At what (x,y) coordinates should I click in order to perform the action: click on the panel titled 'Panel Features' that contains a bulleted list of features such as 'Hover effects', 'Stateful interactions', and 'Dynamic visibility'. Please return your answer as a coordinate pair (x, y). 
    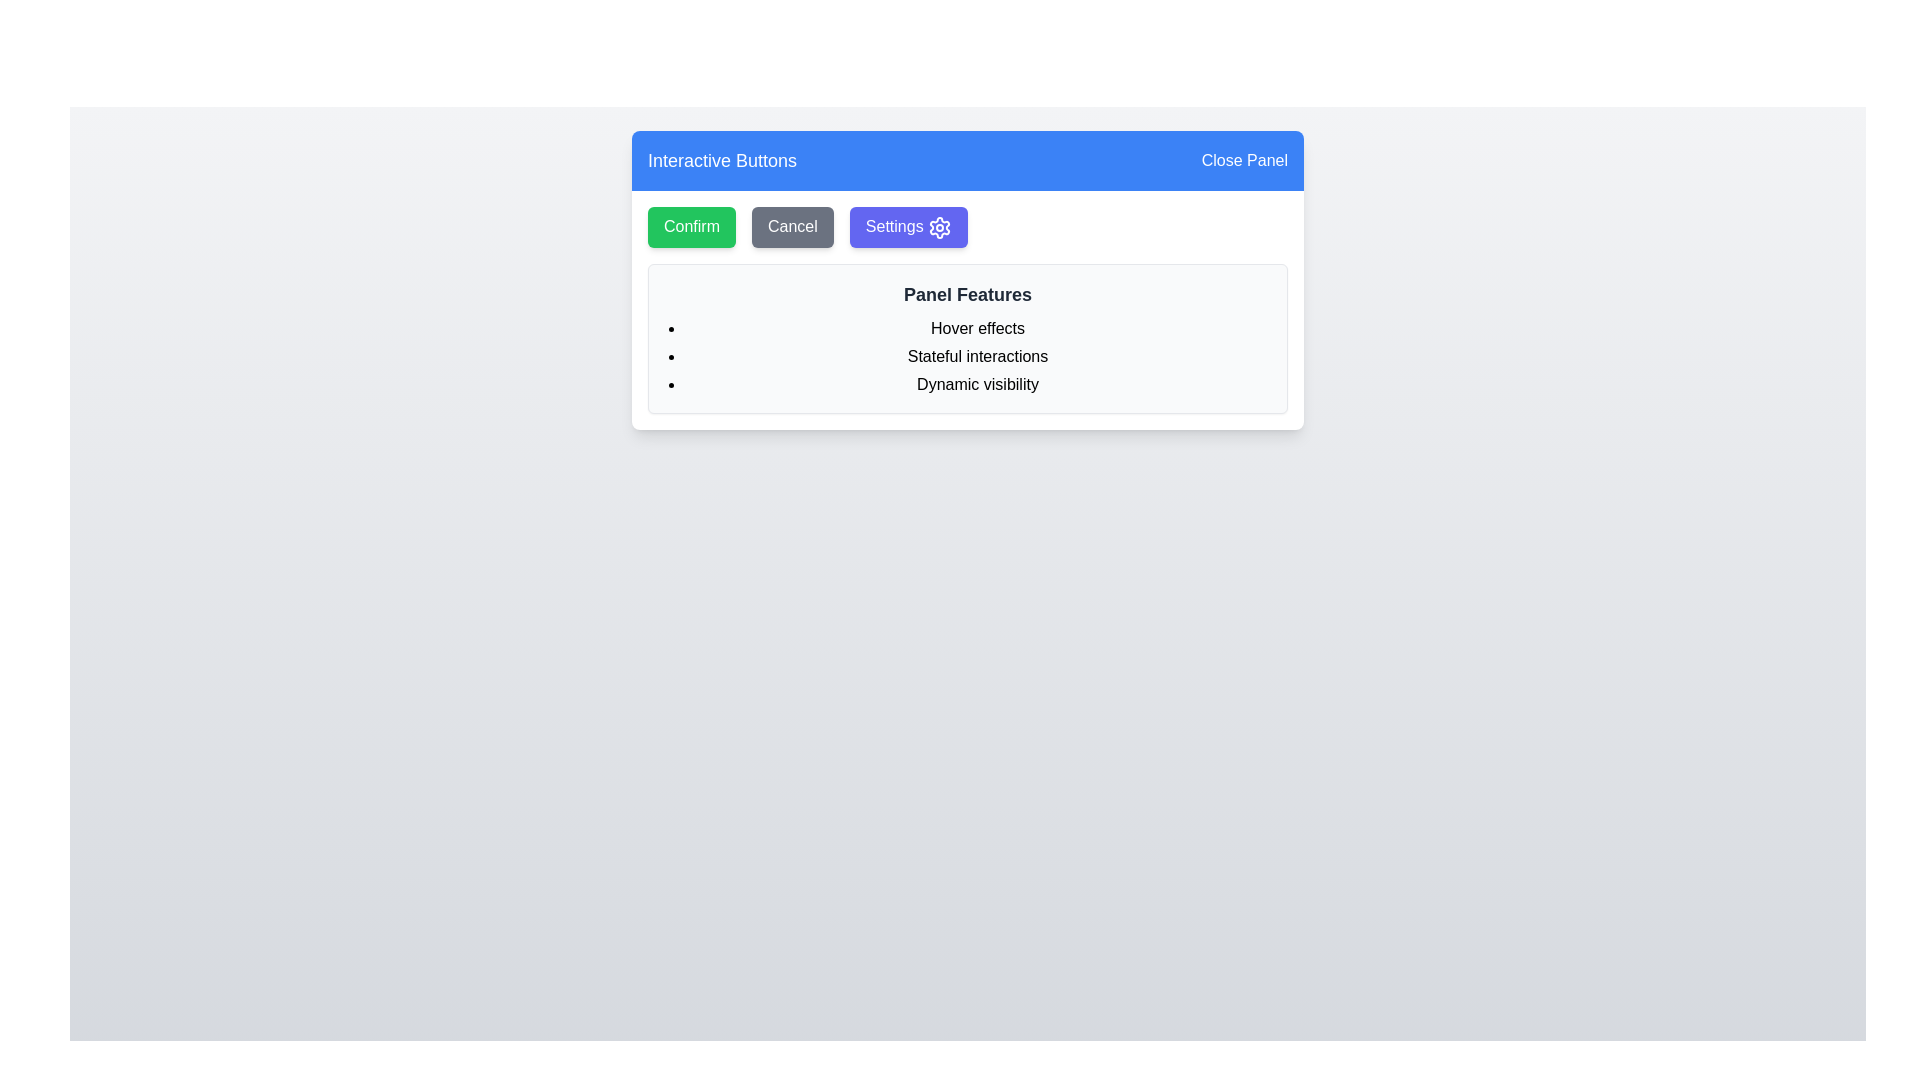
    Looking at the image, I should click on (968, 337).